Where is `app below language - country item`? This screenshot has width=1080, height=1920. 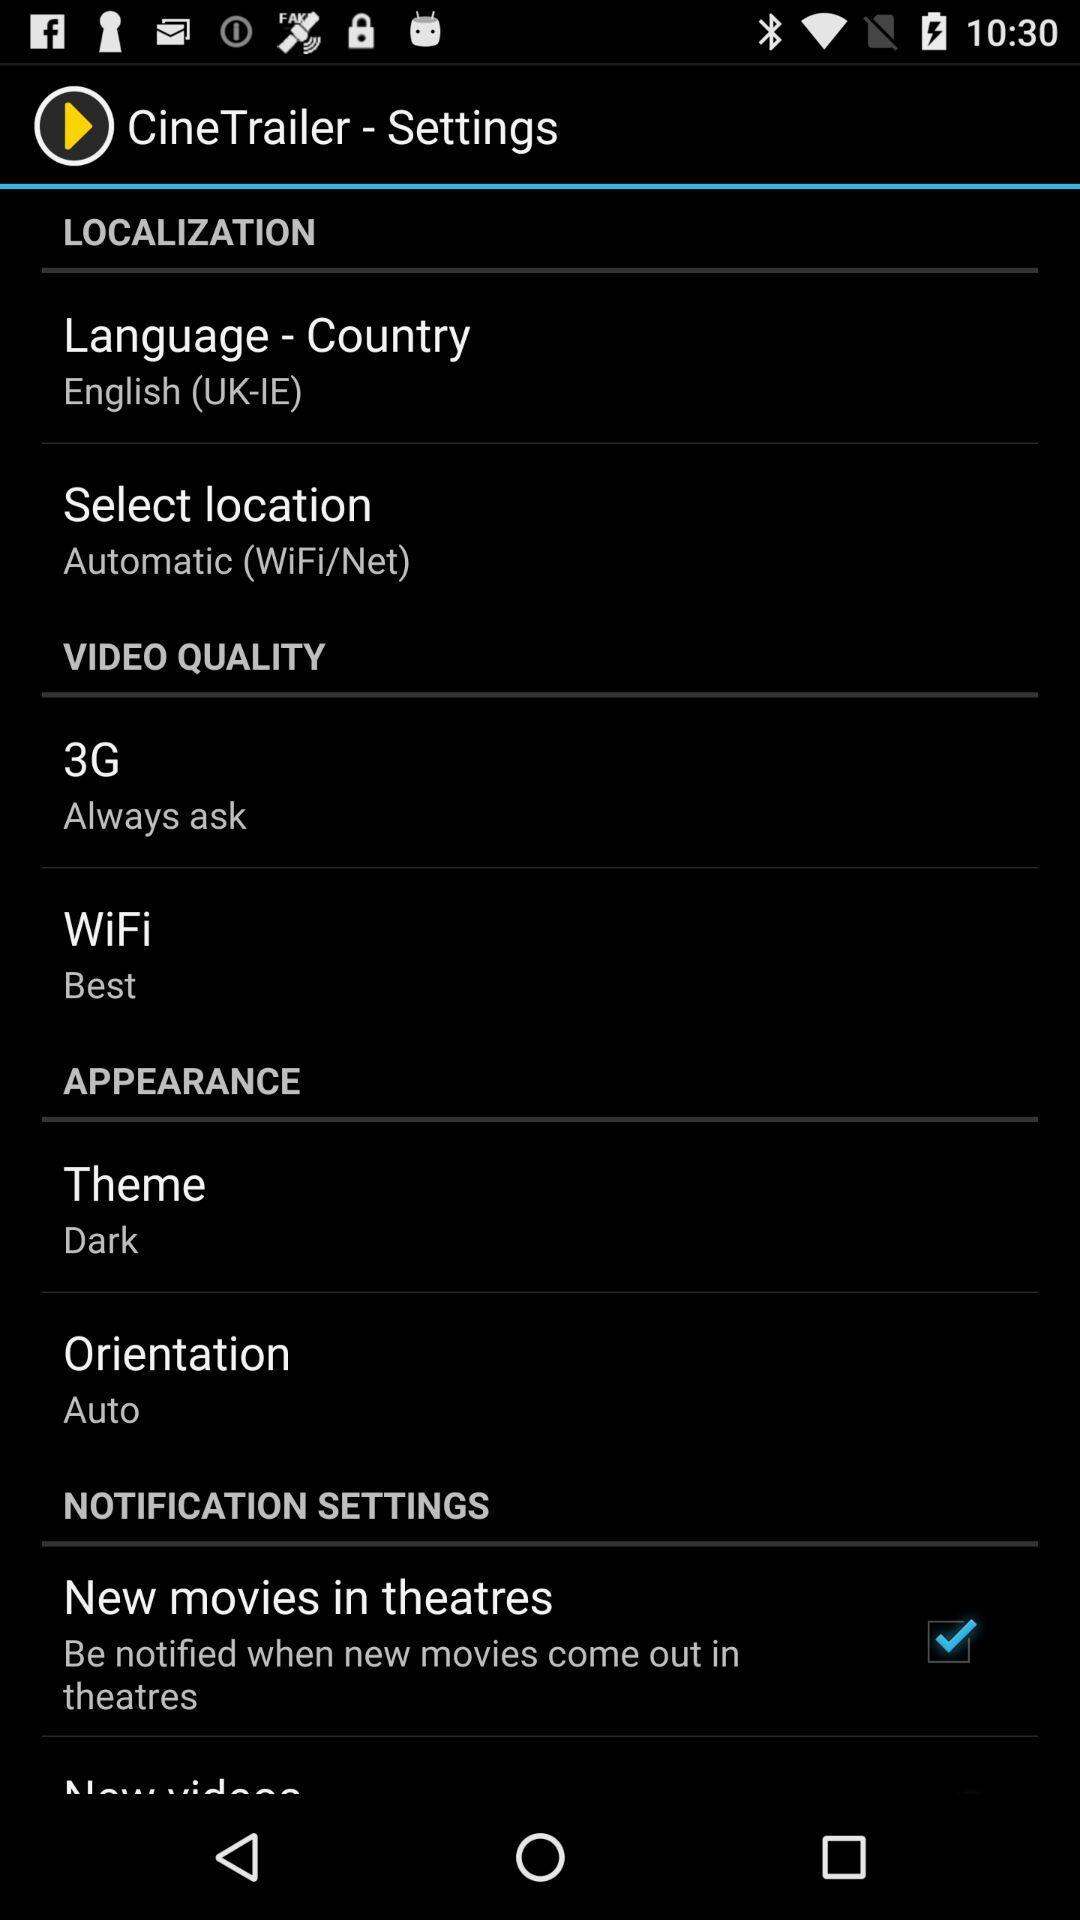 app below language - country item is located at coordinates (182, 389).